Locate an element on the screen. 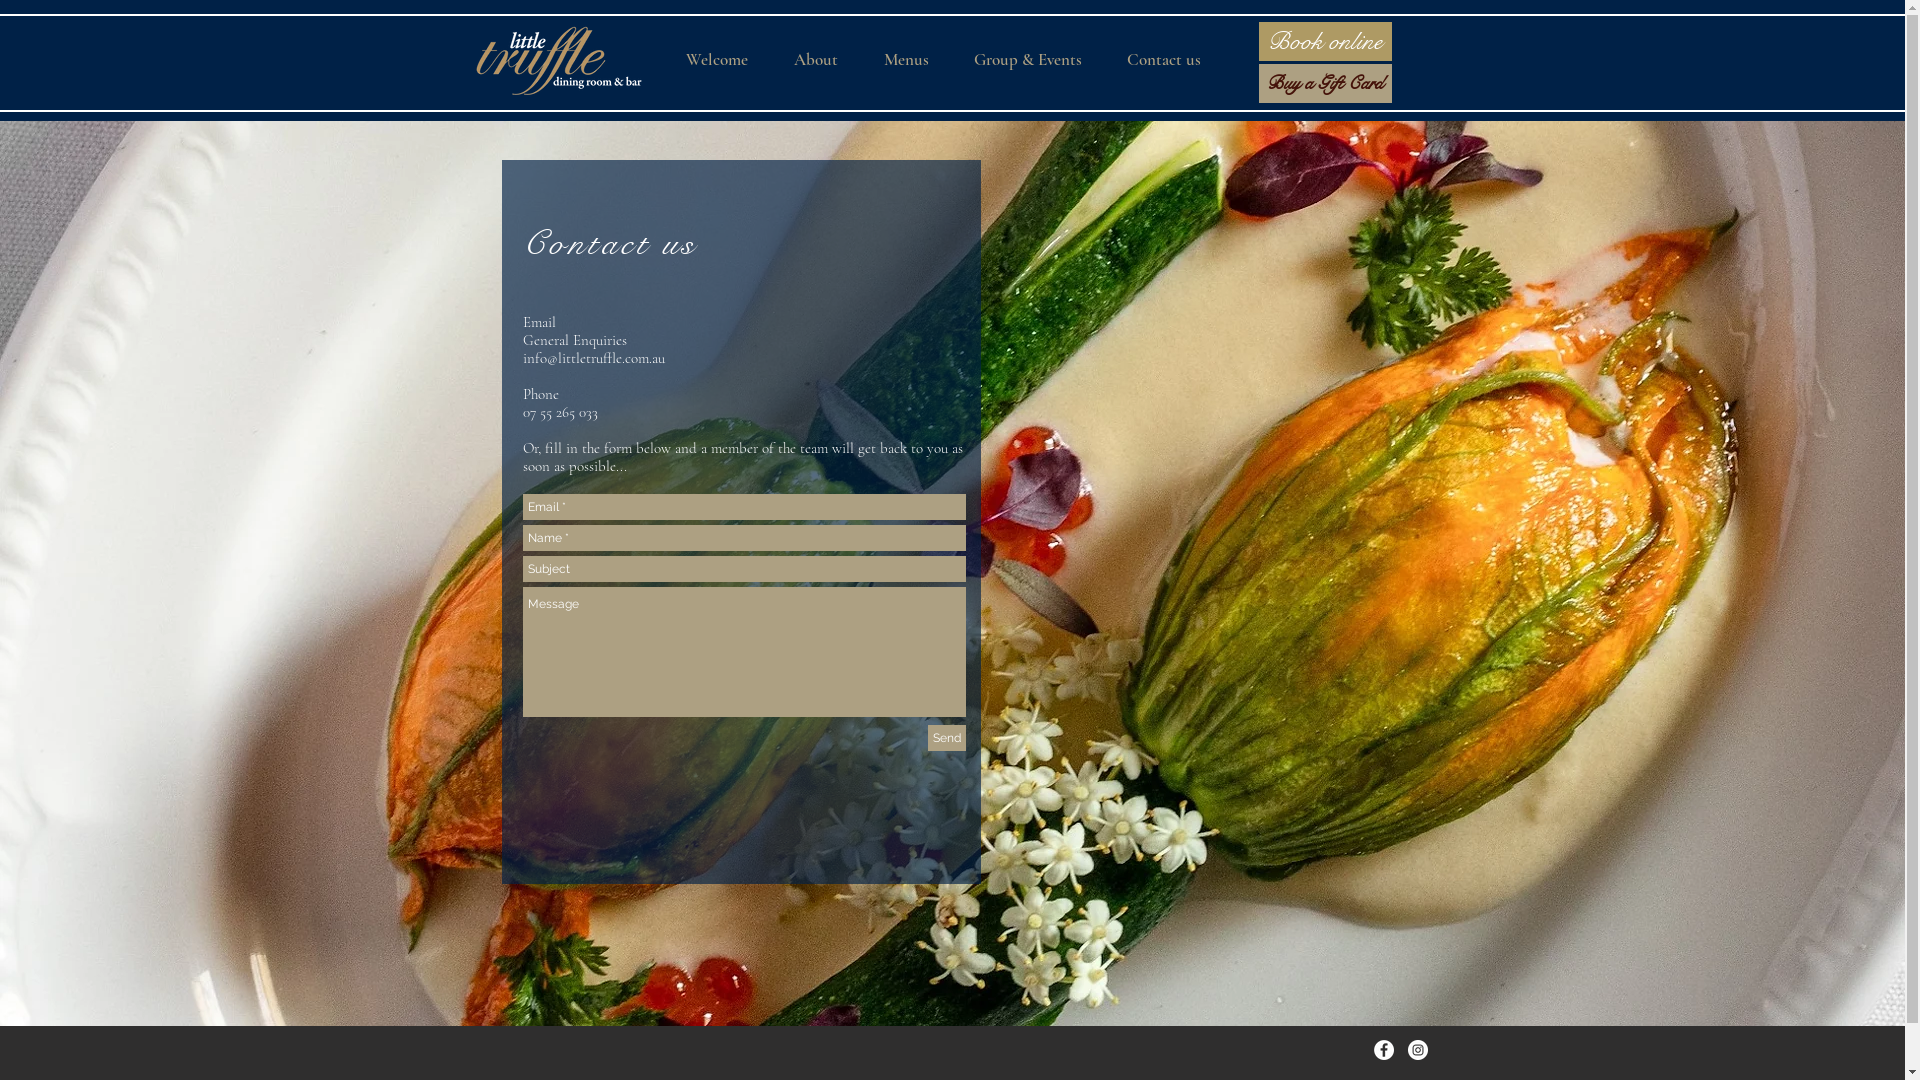  'Buy a Gift Card' is located at coordinates (1324, 82).